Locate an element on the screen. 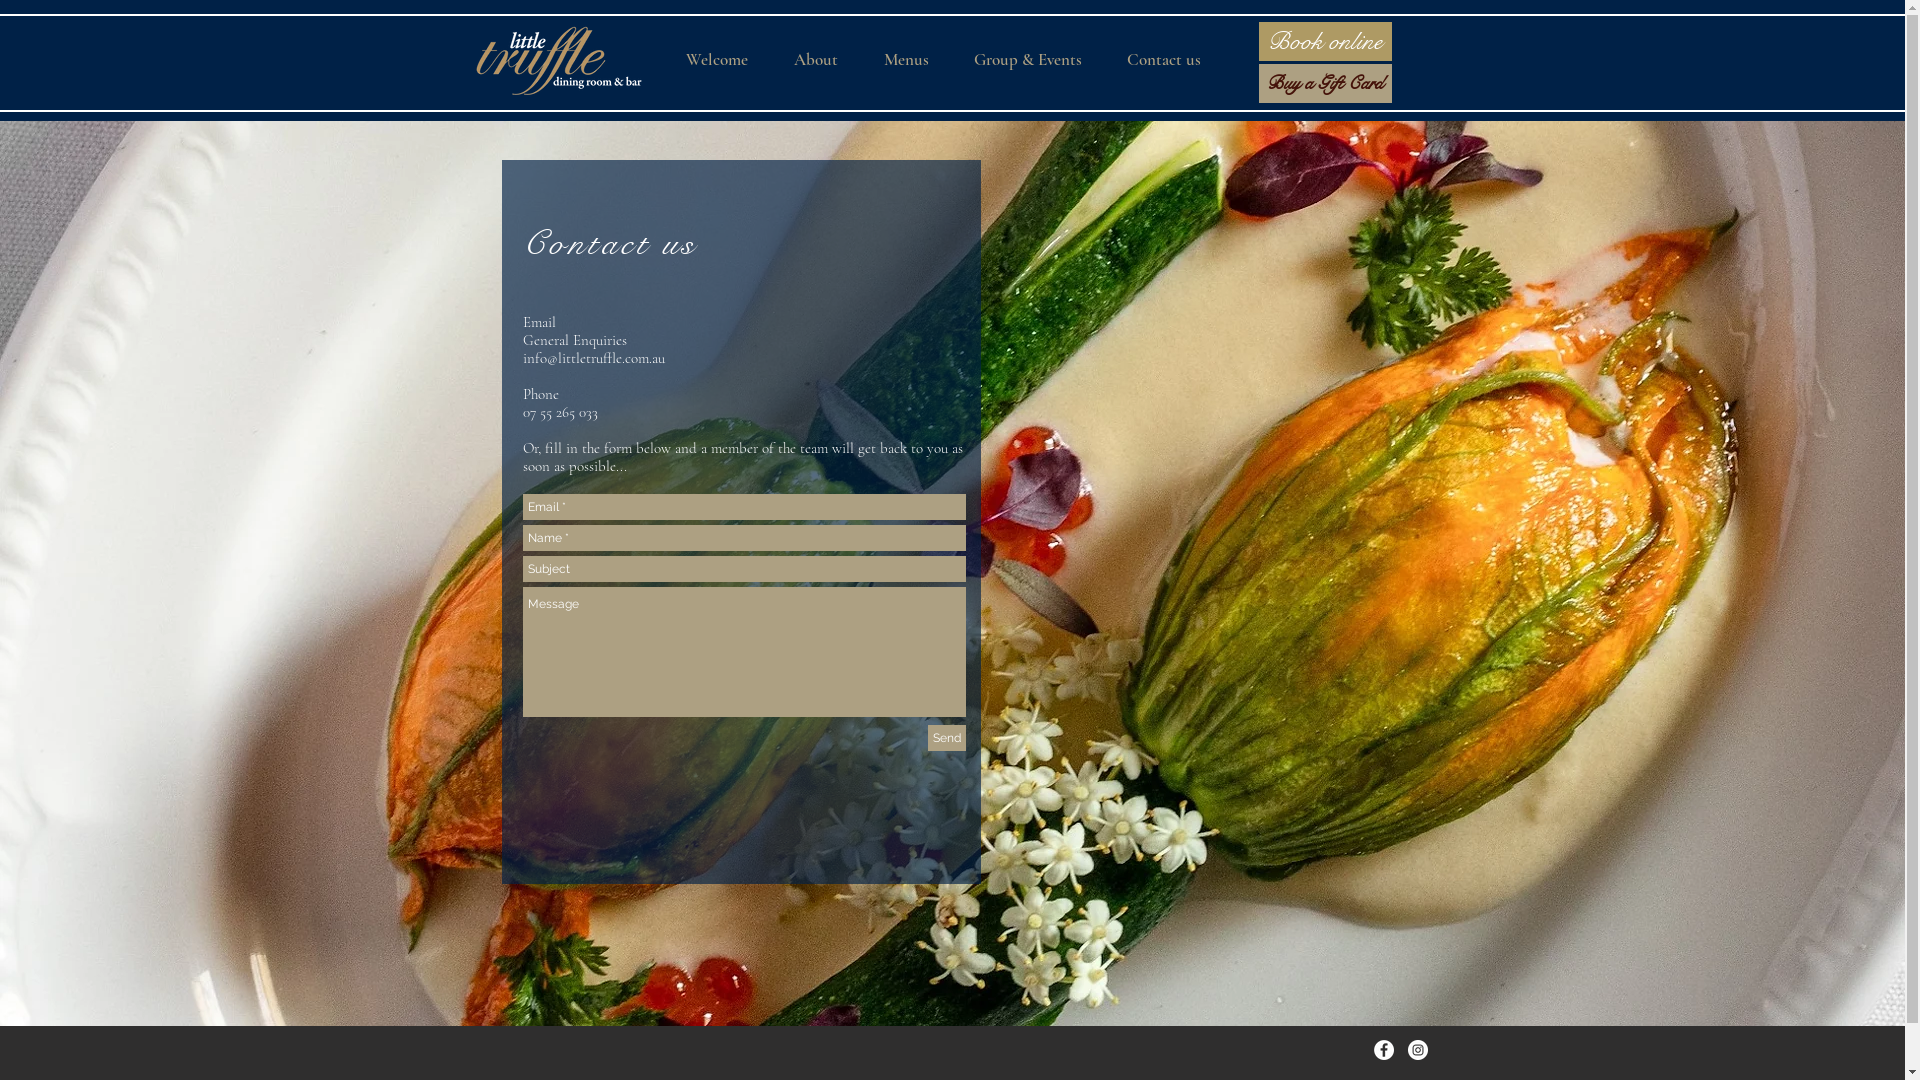  'Buy a Gift Card' is located at coordinates (1324, 82).